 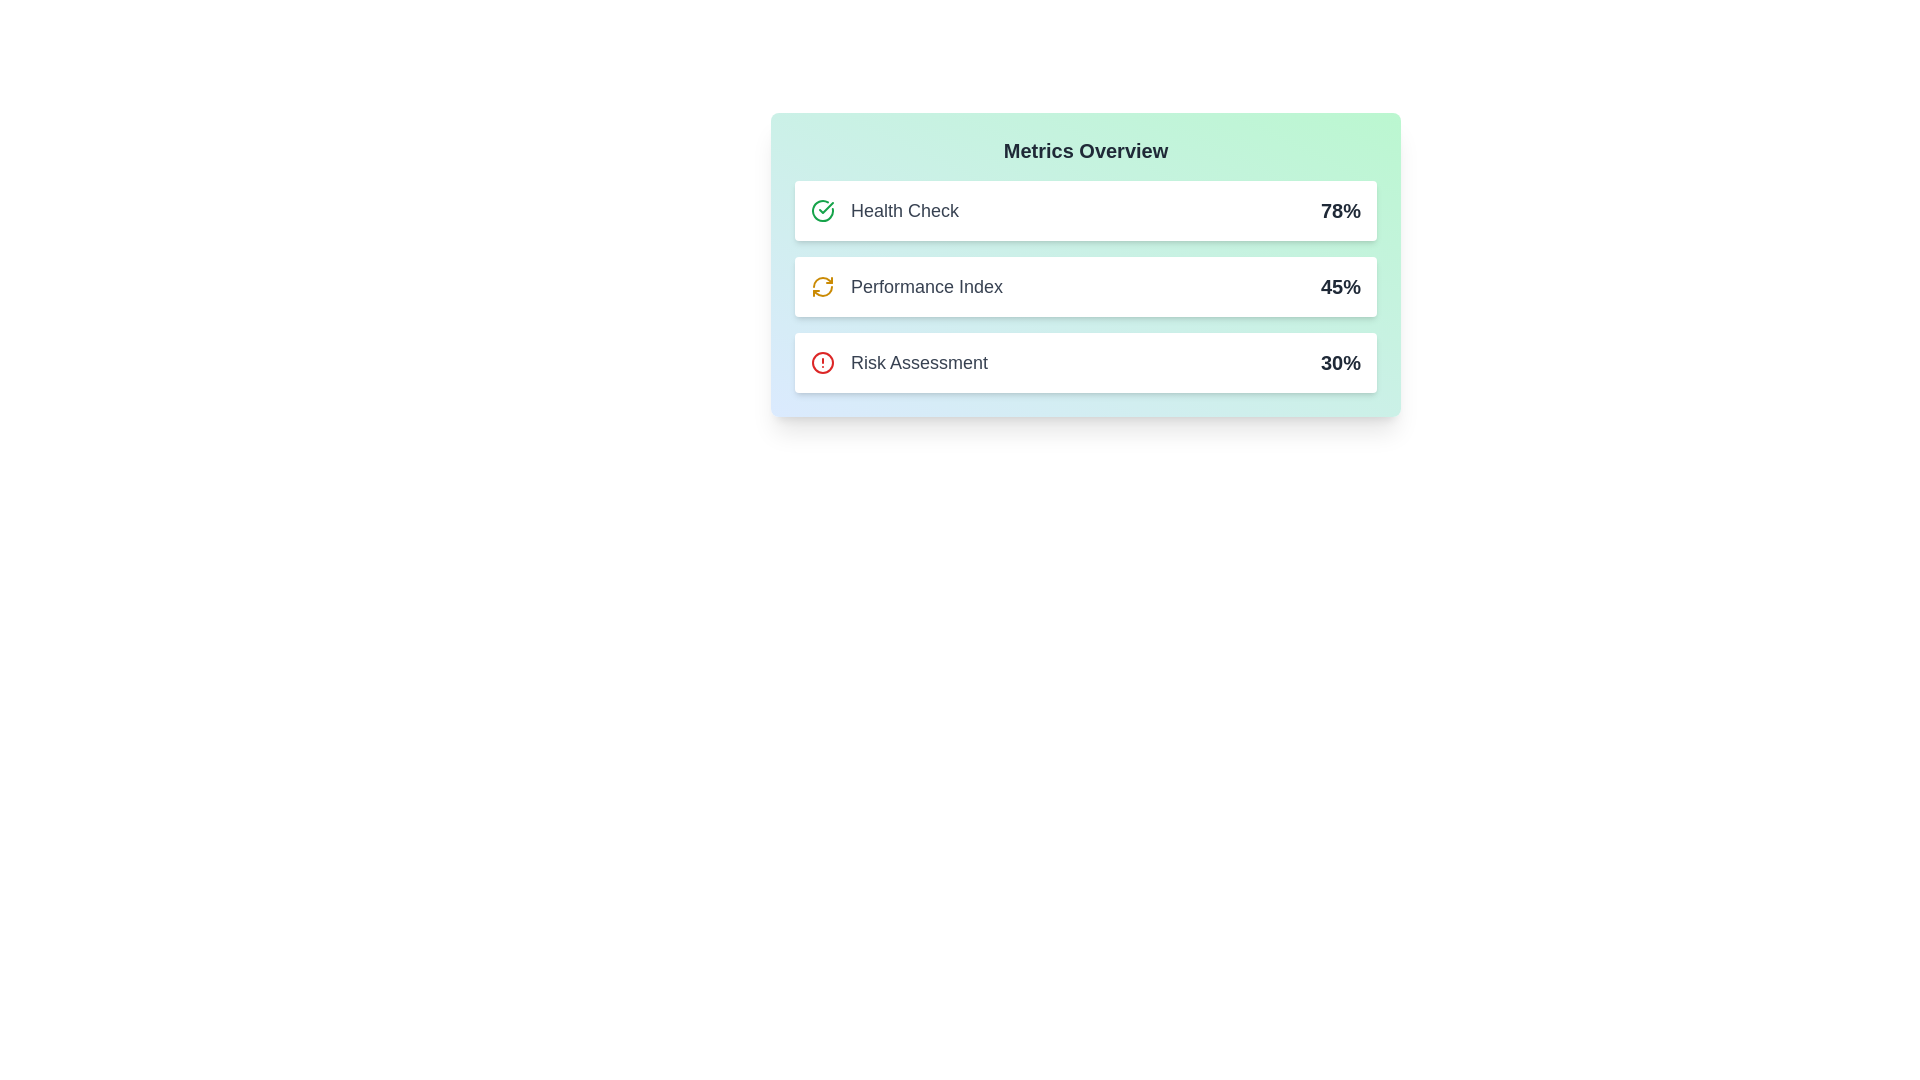 I want to click on the 'Health Check' icon component, so click(x=884, y=211).